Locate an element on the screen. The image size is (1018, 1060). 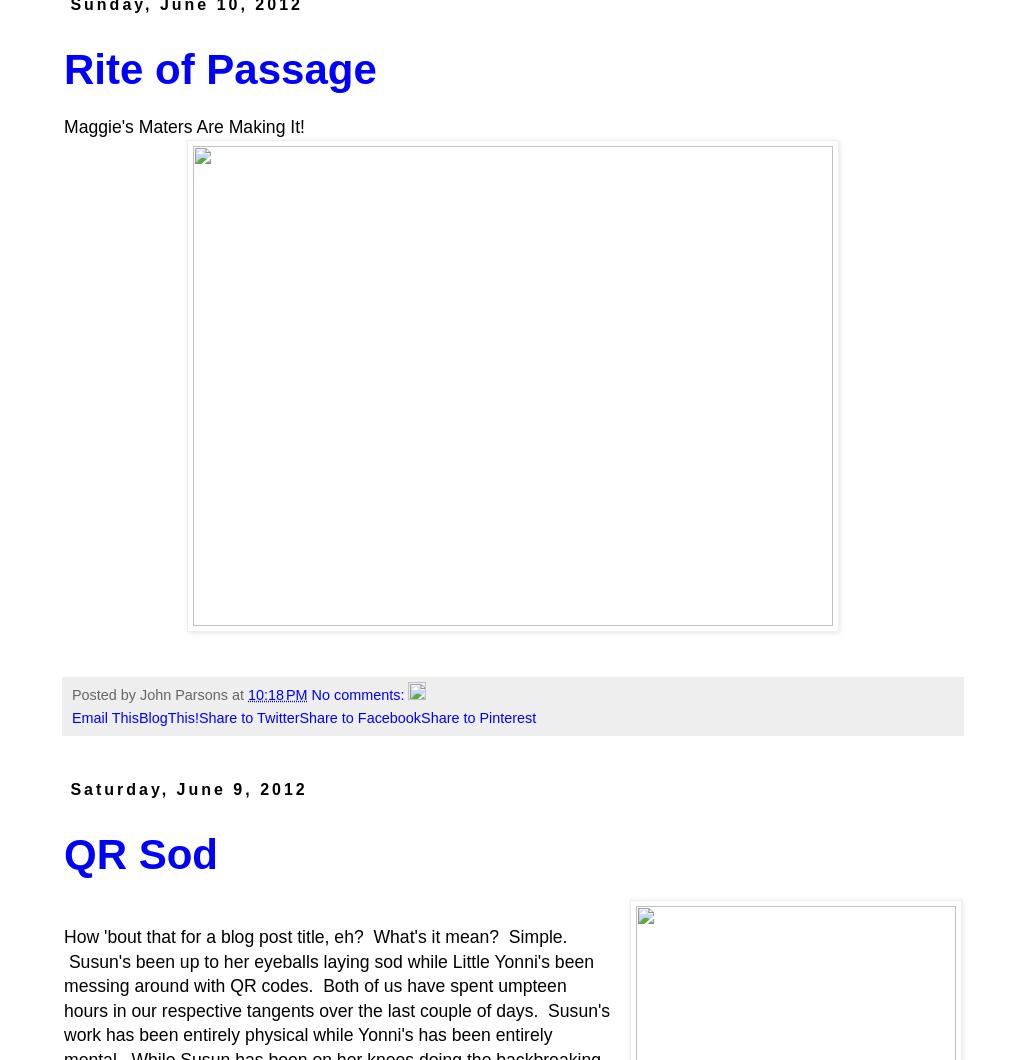
'Share to Pinterest' is located at coordinates (420, 717).